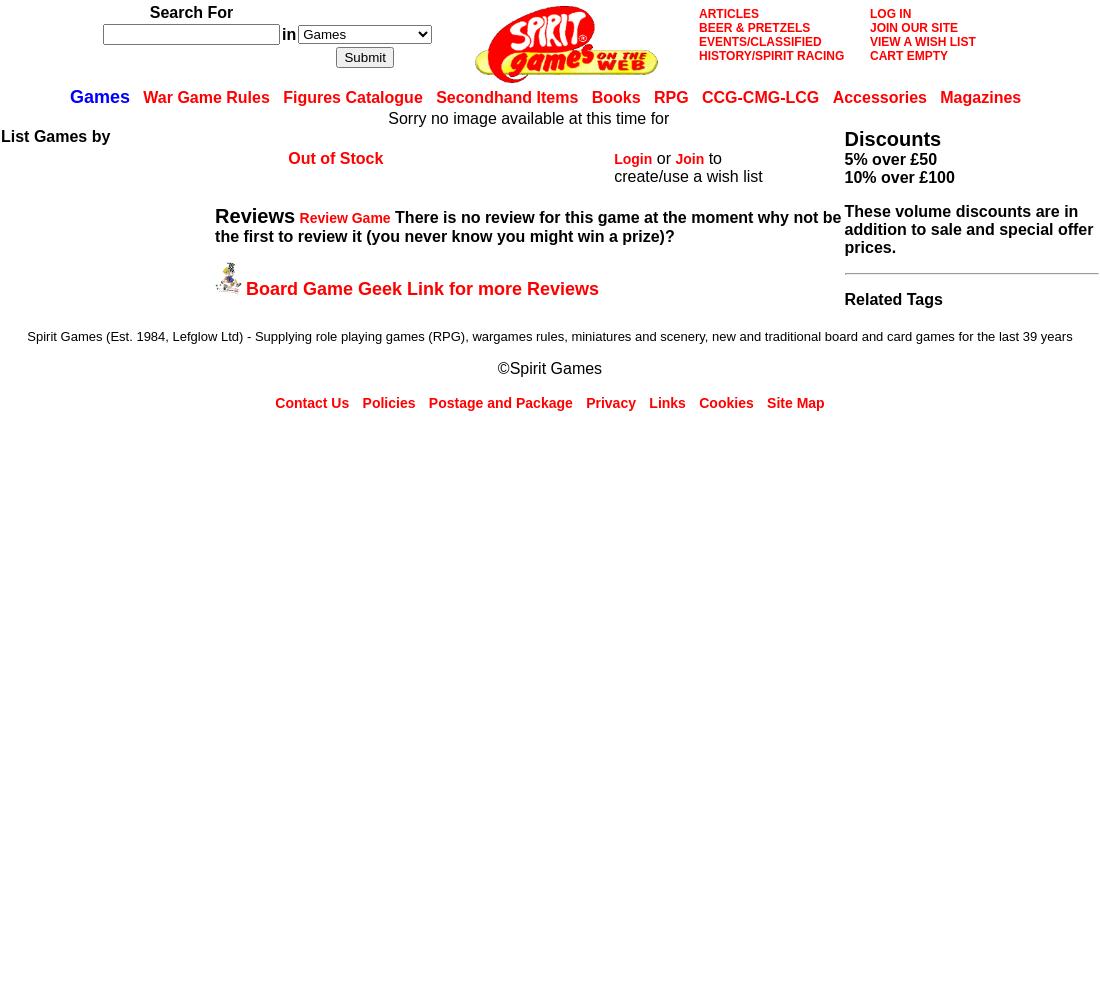  What do you see at coordinates (254, 214) in the screenshot?
I see `'Reviews'` at bounding box center [254, 214].